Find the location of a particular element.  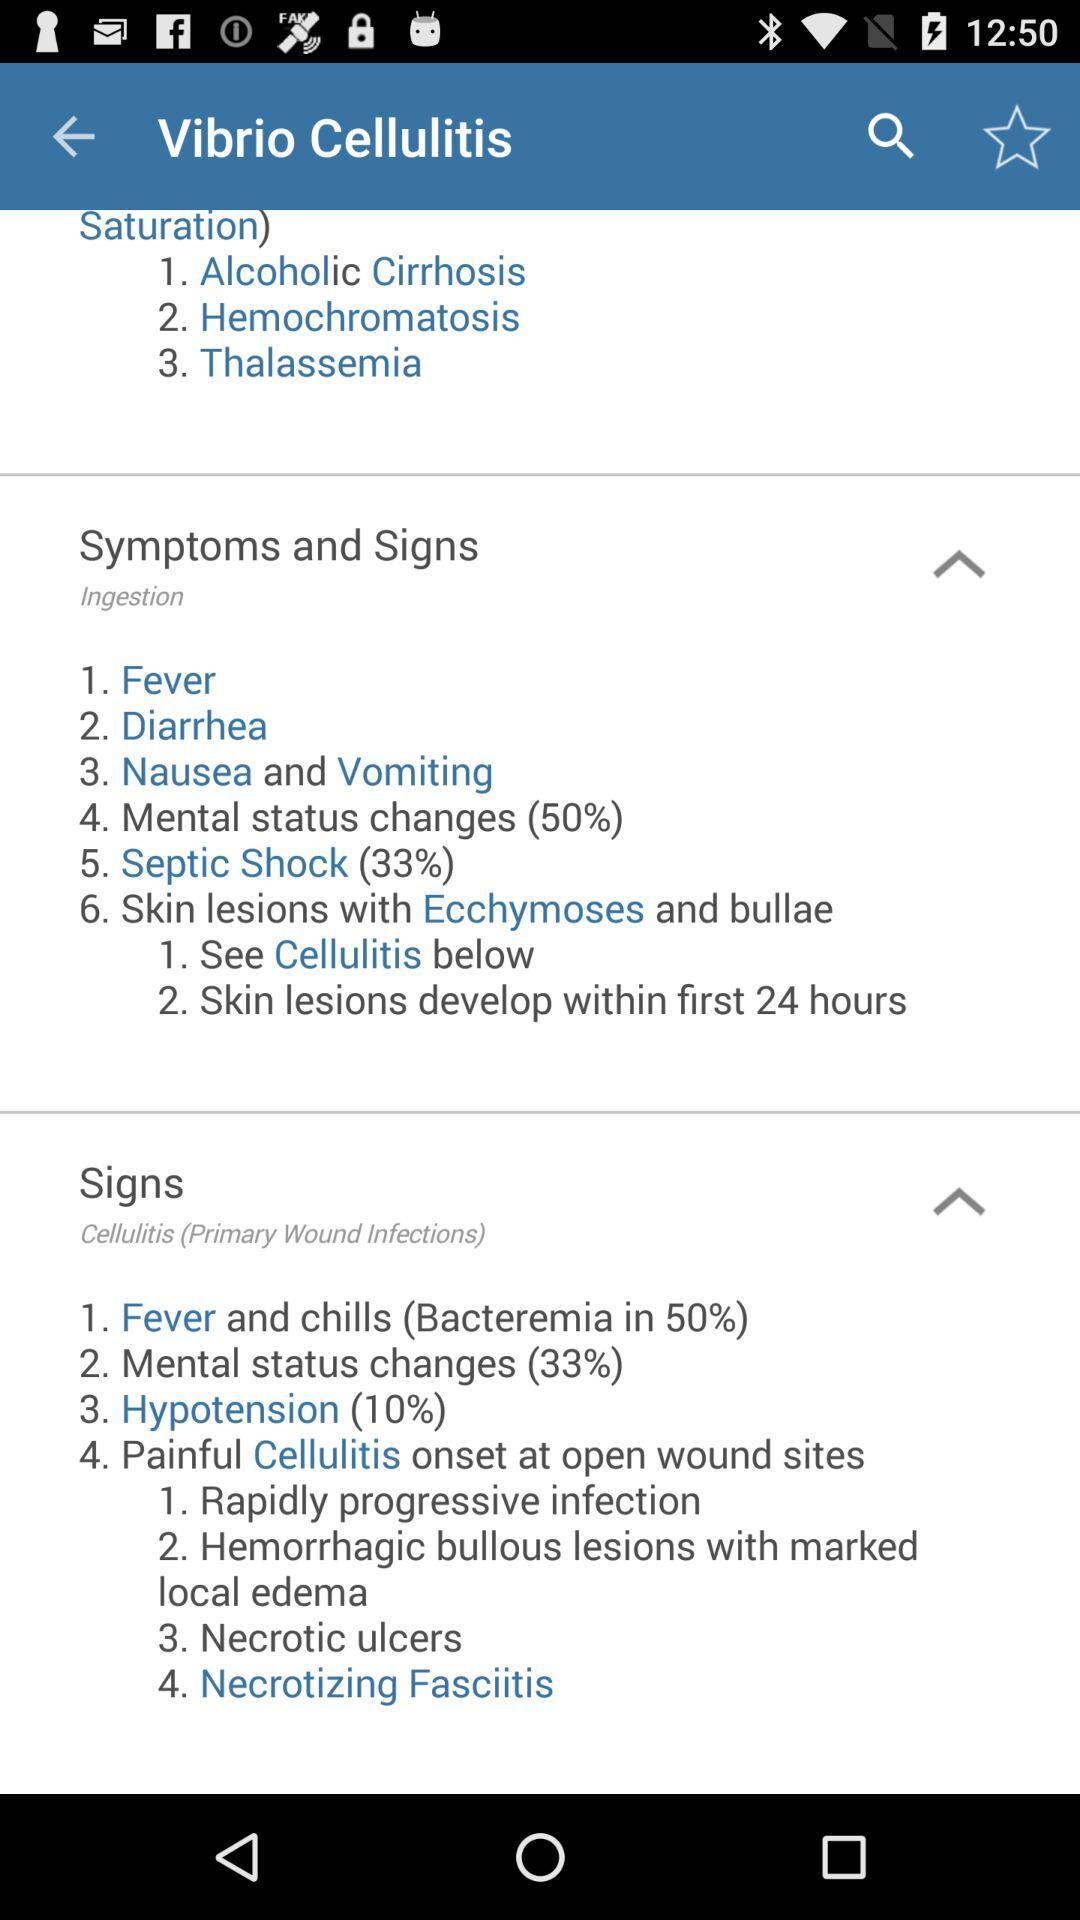

the icon to the right of the vibrio cellulitis app is located at coordinates (890, 135).